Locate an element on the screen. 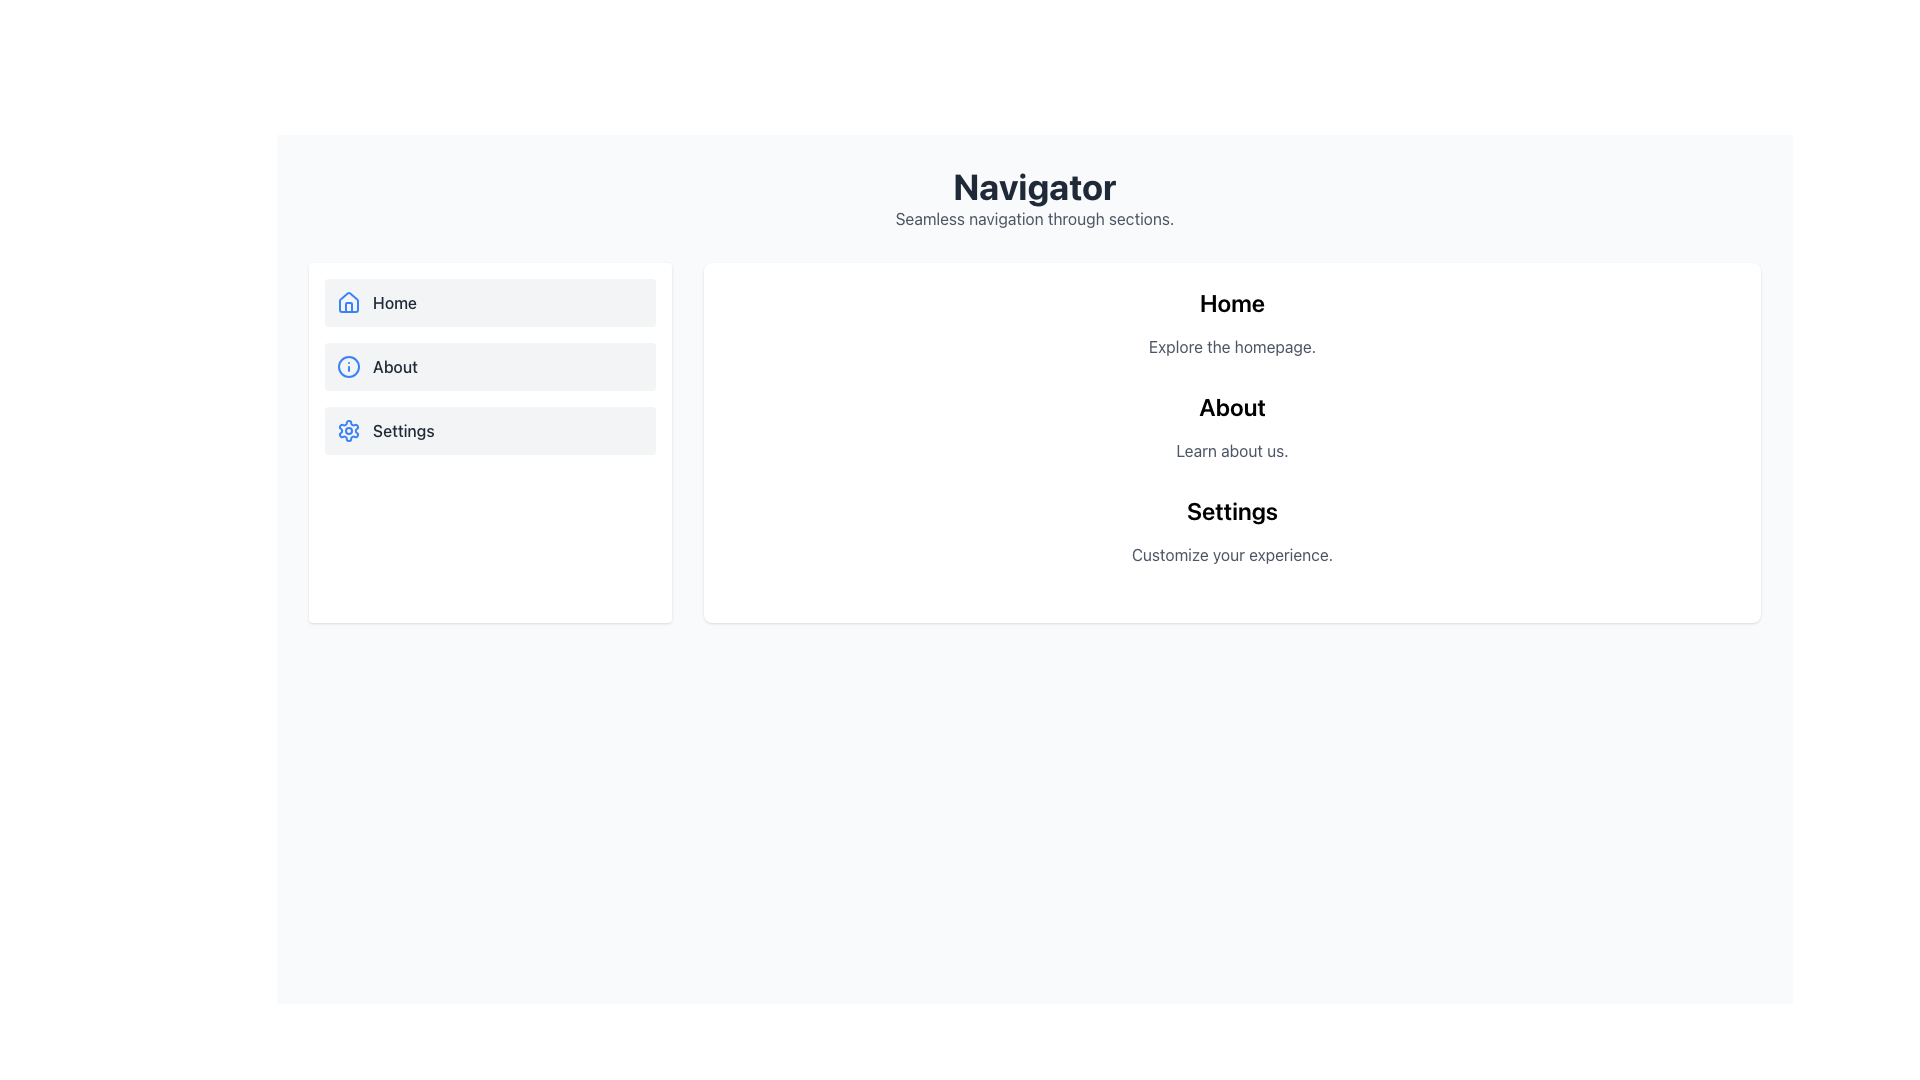 Image resolution: width=1920 pixels, height=1080 pixels. the descriptive subtitle element located directly below the main title 'Navigator', which provides additional context for the section is located at coordinates (1035, 219).